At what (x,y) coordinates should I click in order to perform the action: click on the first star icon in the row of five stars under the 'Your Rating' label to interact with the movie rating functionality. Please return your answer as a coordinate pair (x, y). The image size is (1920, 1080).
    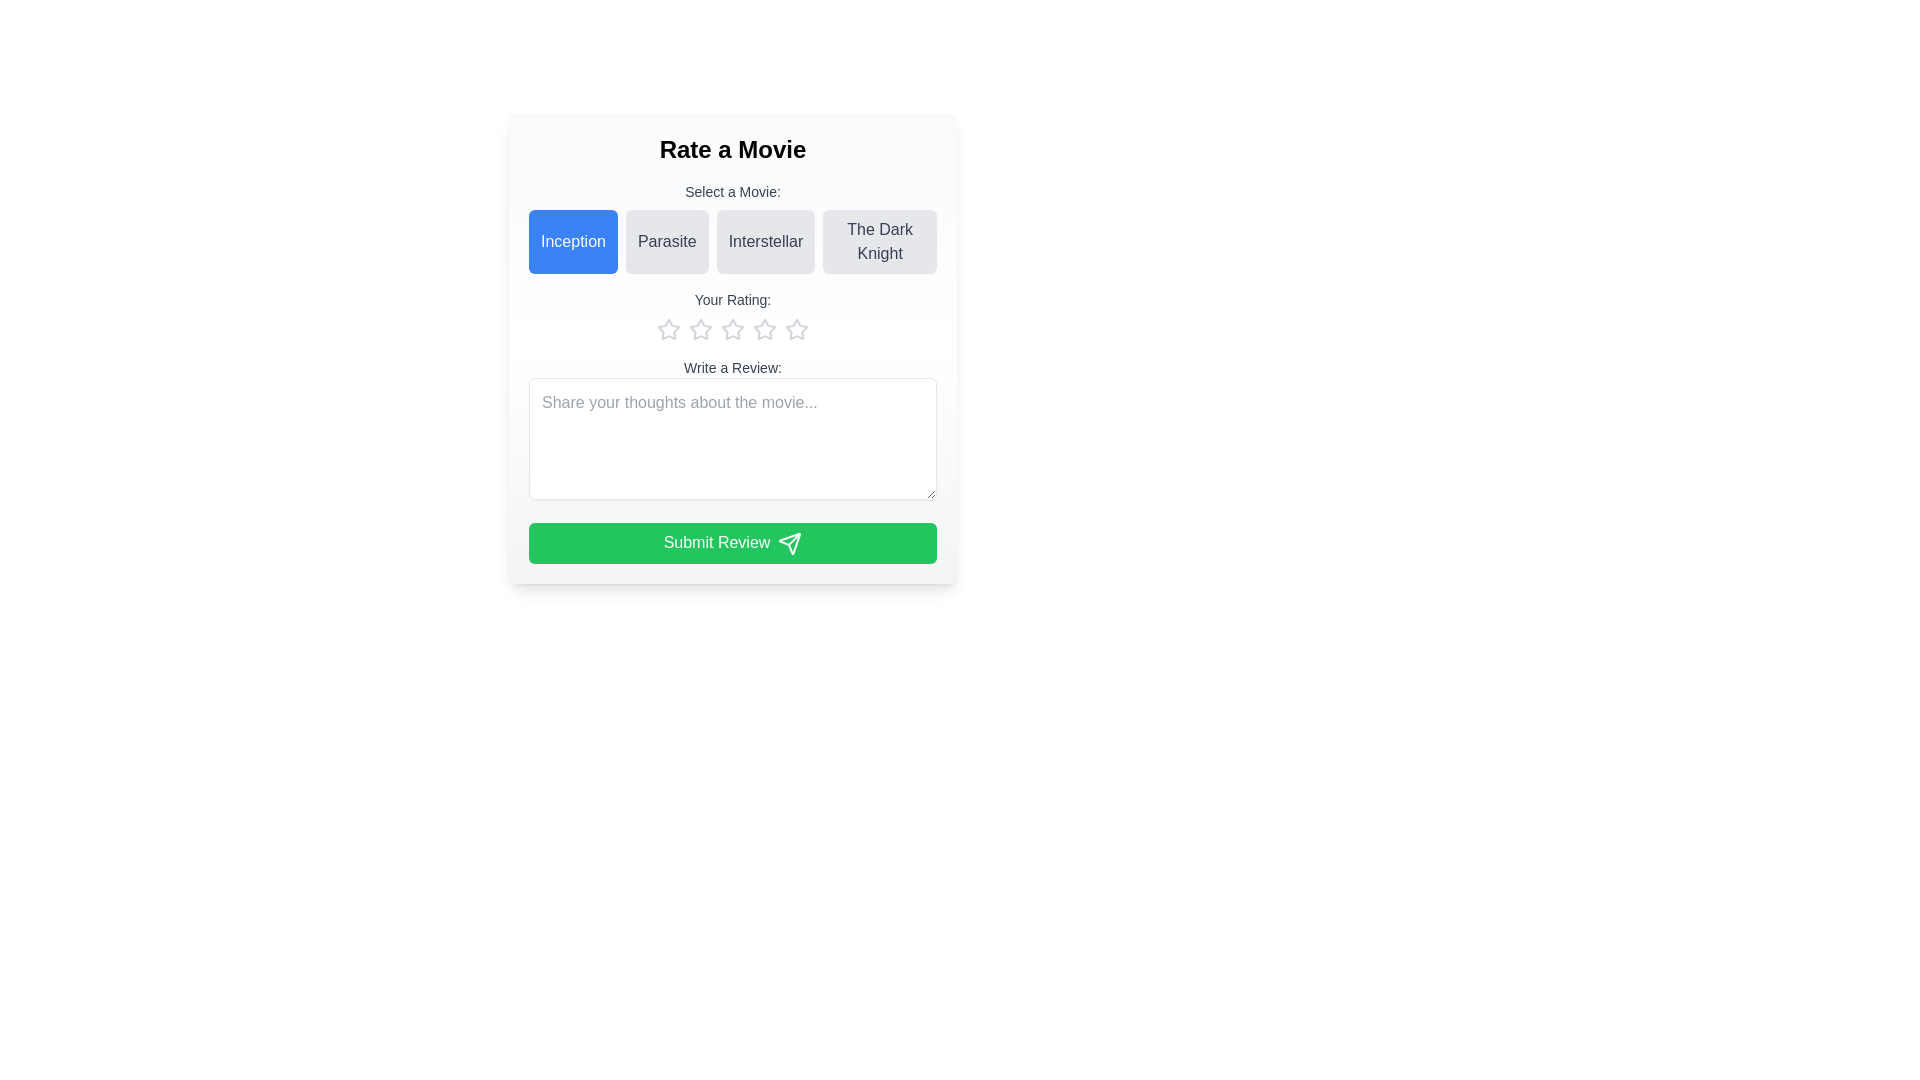
    Looking at the image, I should click on (668, 329).